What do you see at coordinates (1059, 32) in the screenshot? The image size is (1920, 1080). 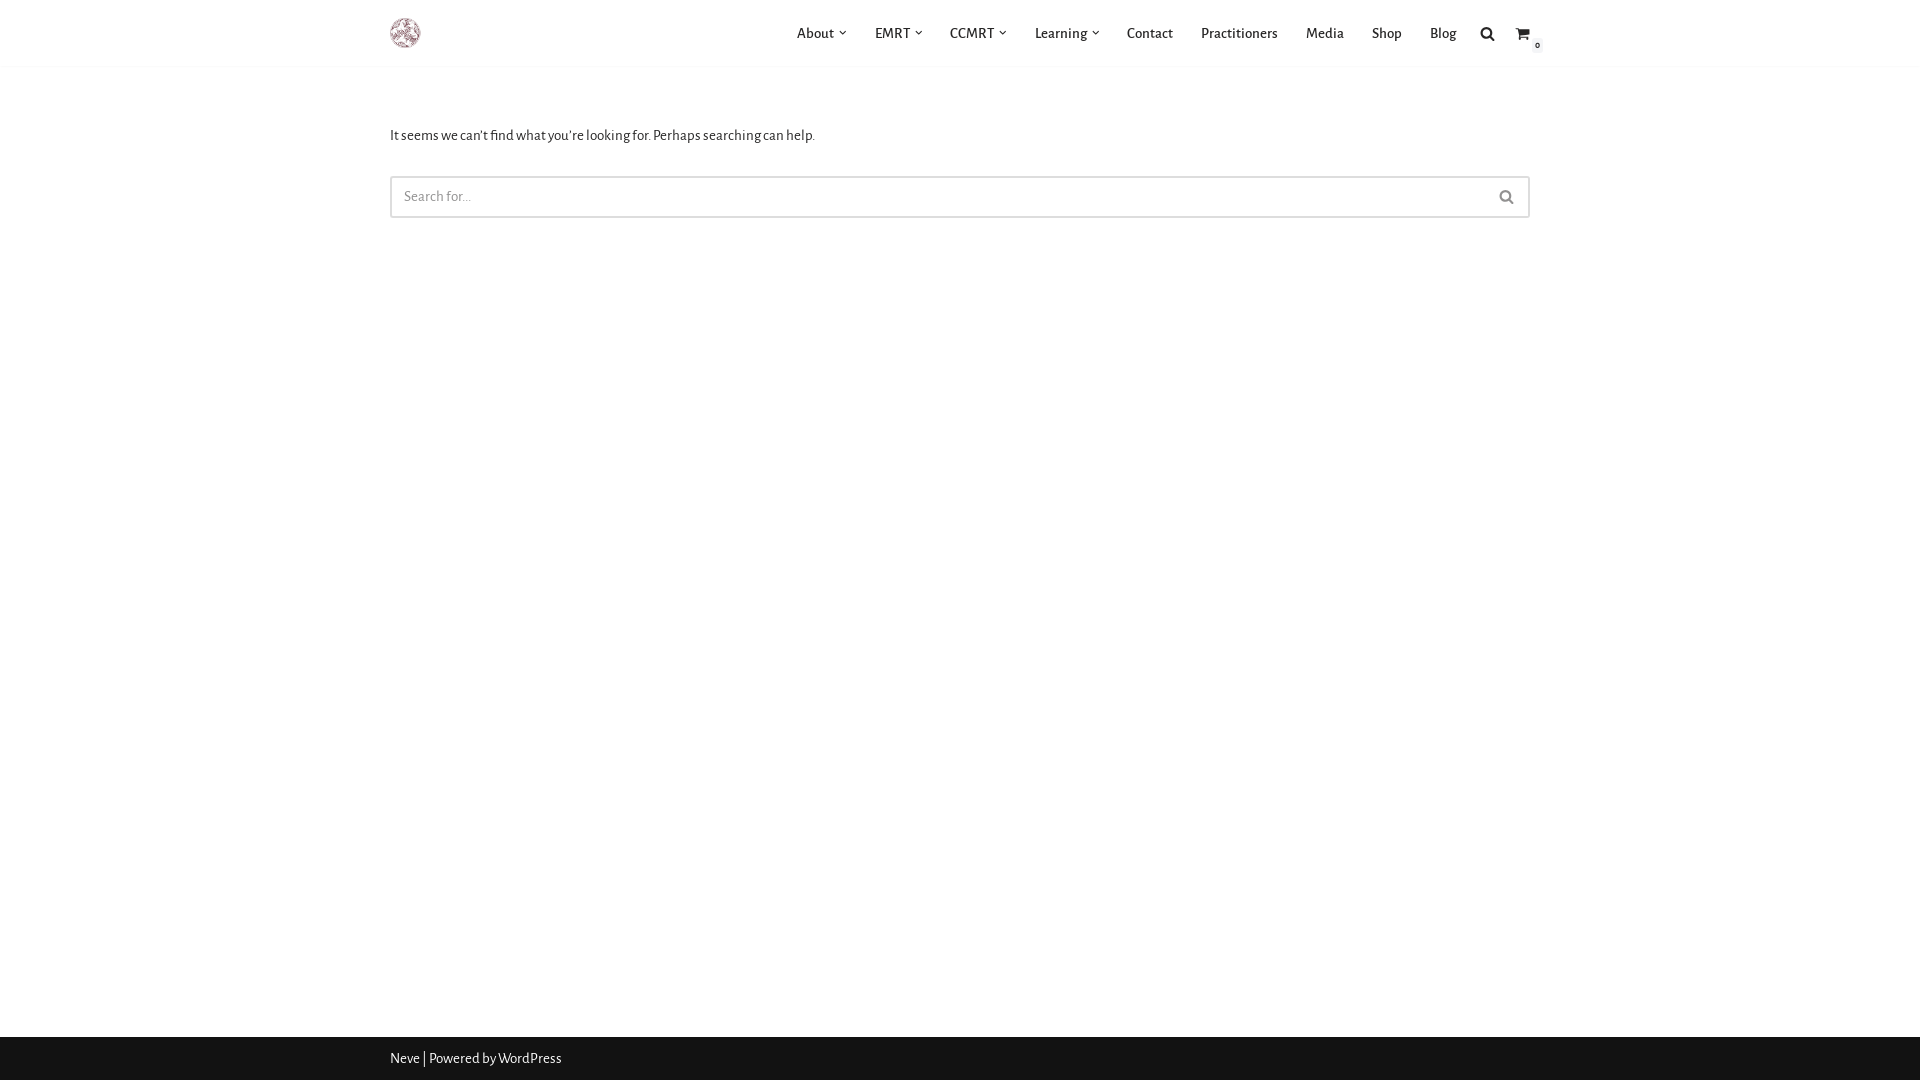 I see `'Learning'` at bounding box center [1059, 32].